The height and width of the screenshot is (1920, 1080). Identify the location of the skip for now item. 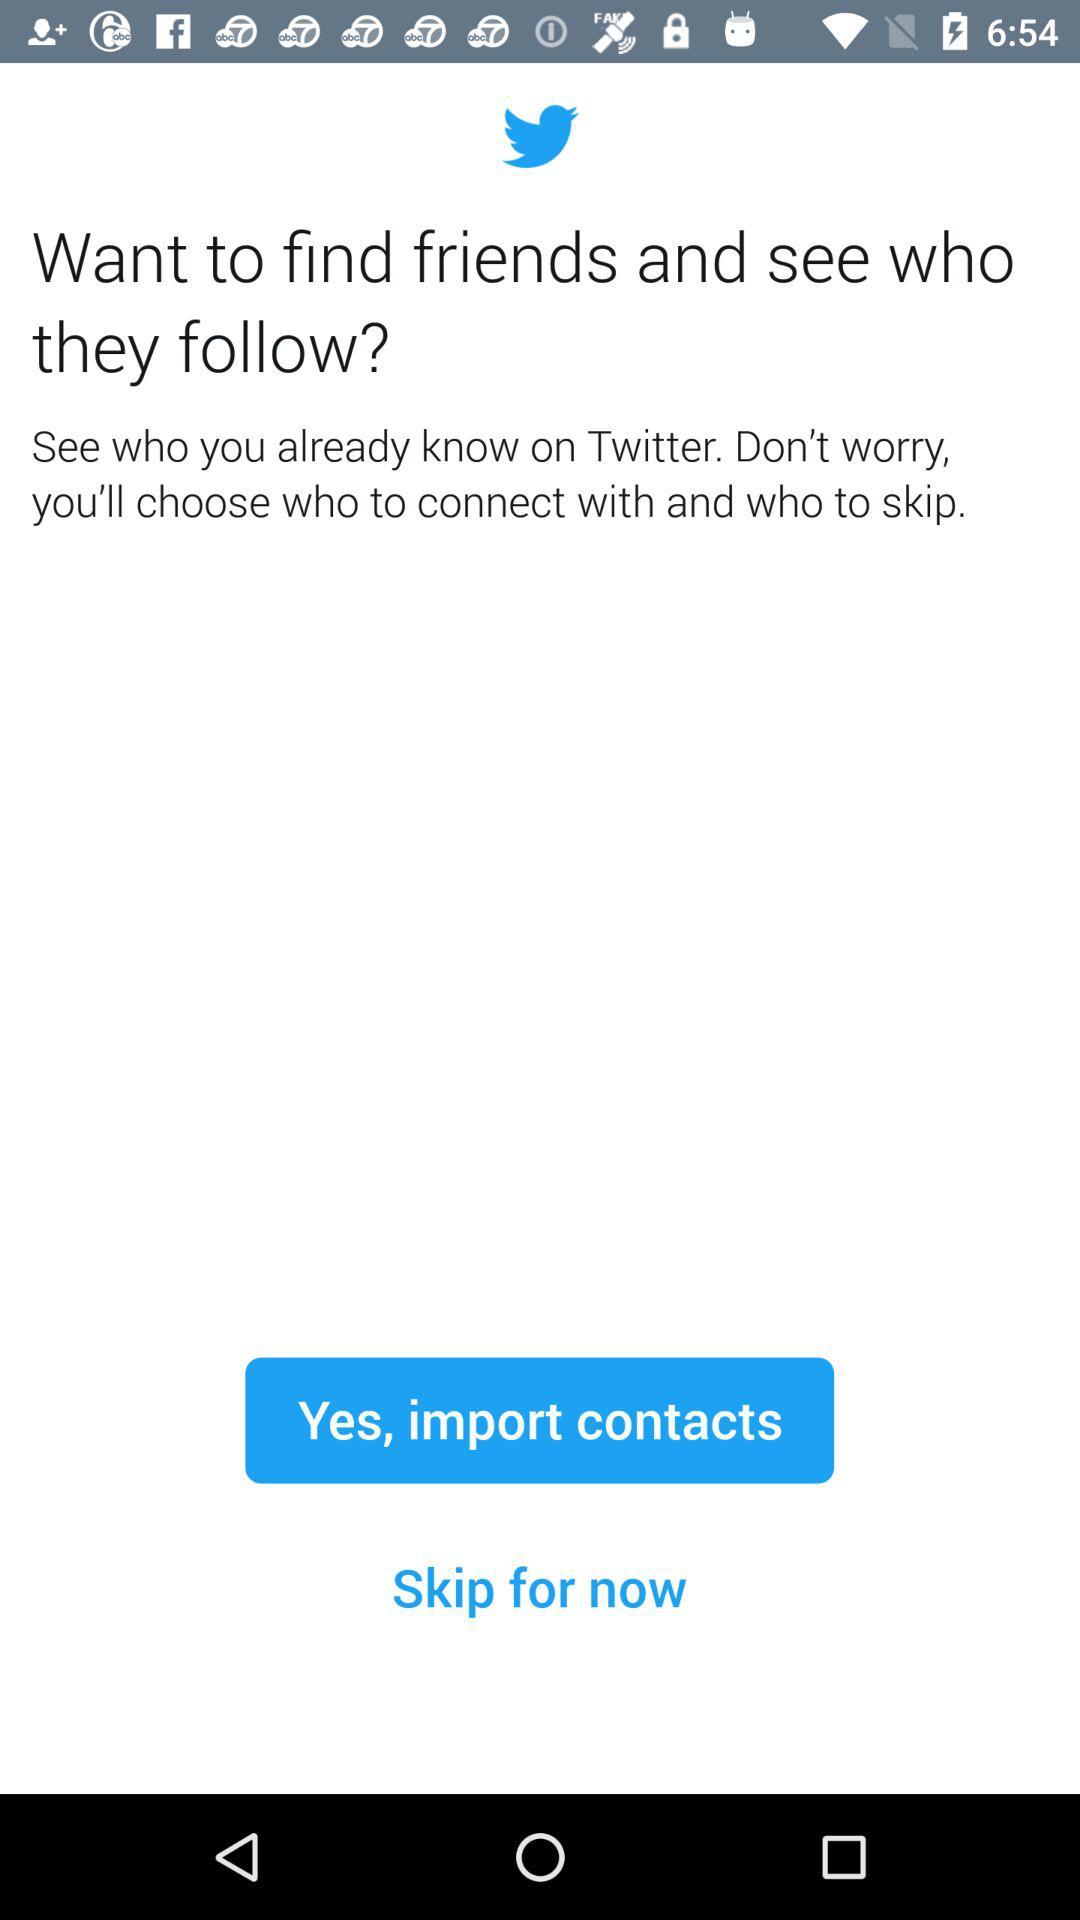
(538, 1587).